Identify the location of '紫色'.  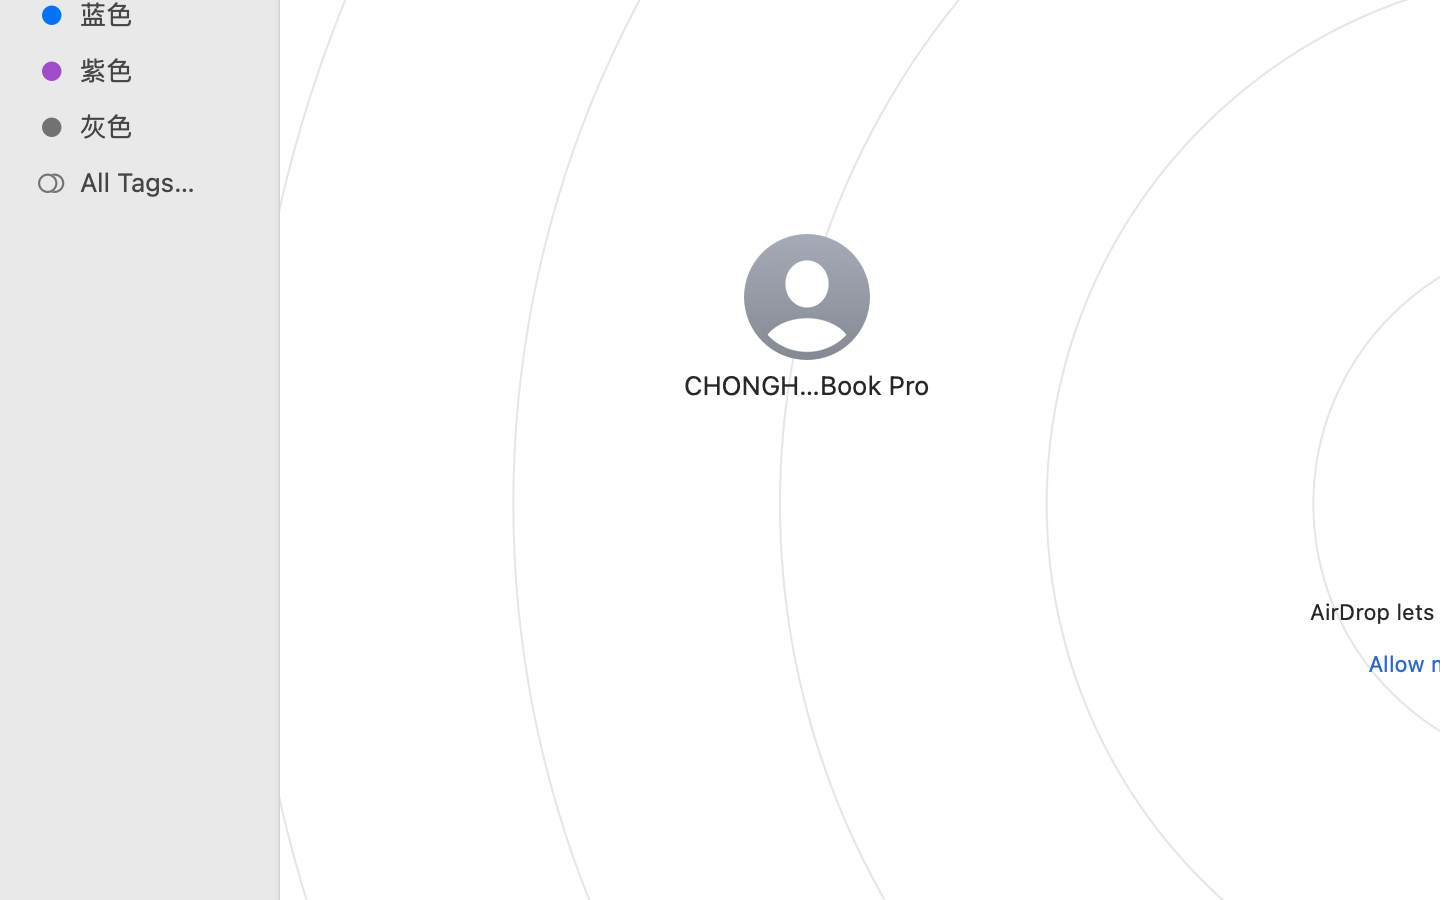
(159, 69).